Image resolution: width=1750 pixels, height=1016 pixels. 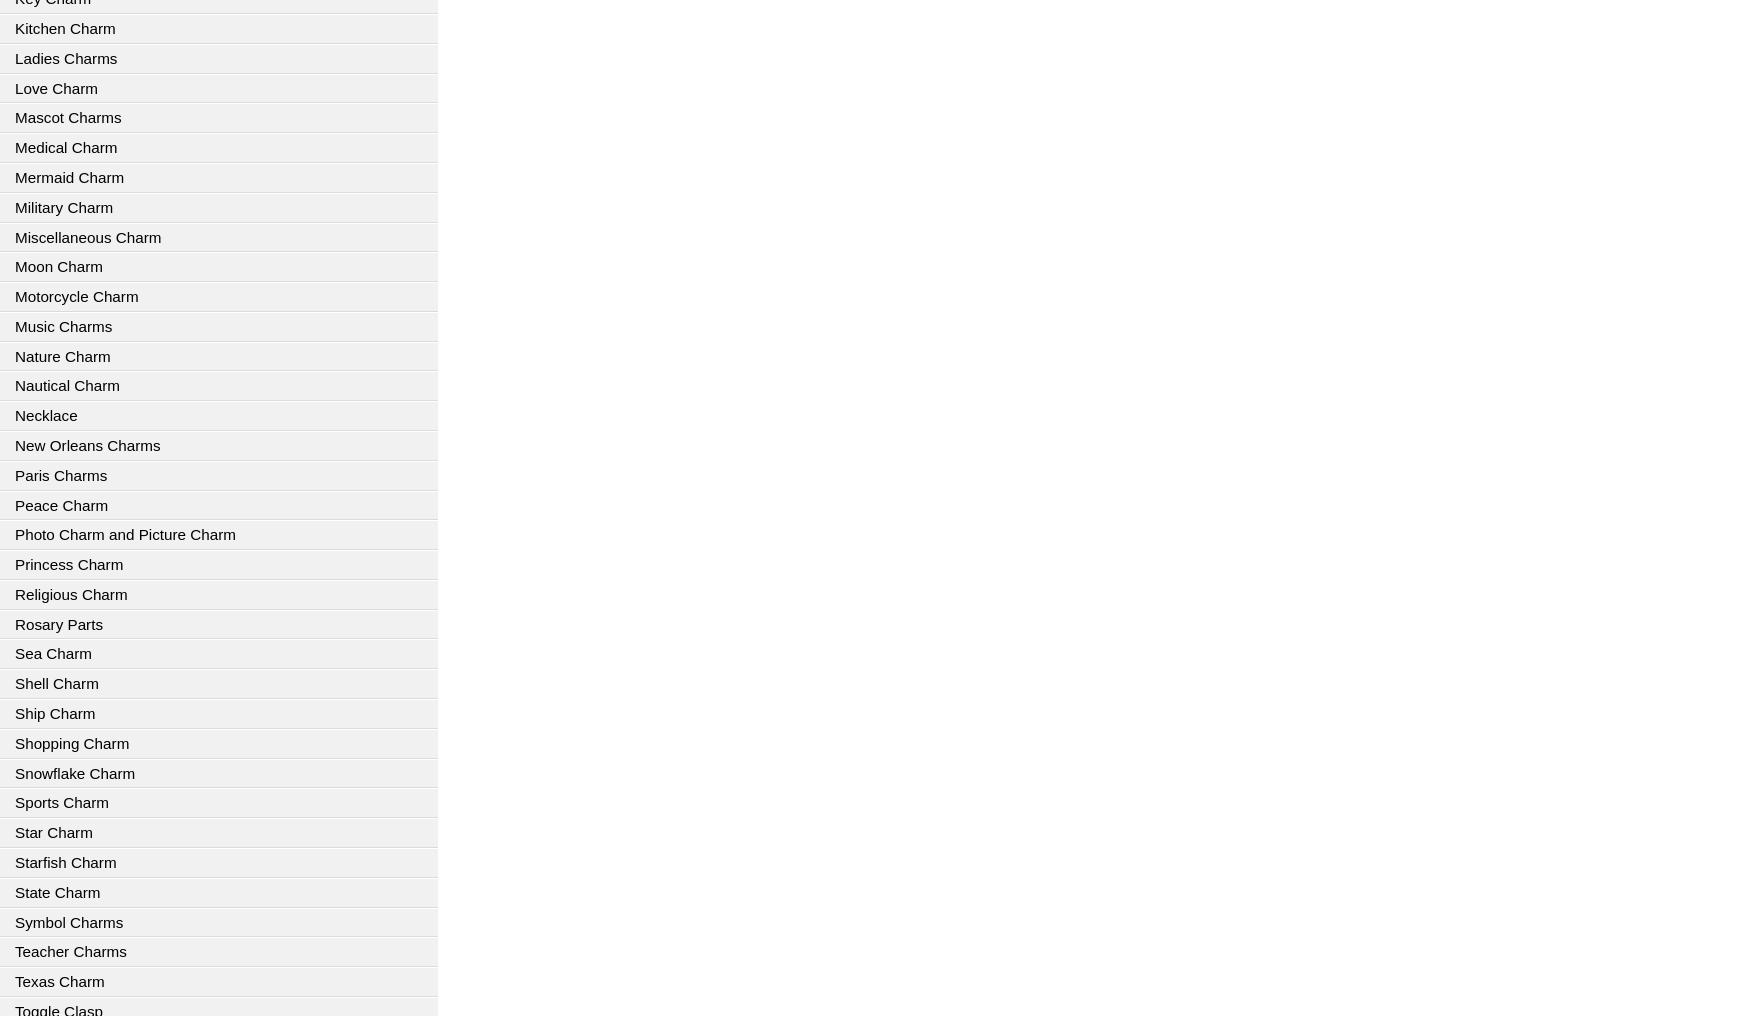 I want to click on 'Religious Charm', so click(x=71, y=593).